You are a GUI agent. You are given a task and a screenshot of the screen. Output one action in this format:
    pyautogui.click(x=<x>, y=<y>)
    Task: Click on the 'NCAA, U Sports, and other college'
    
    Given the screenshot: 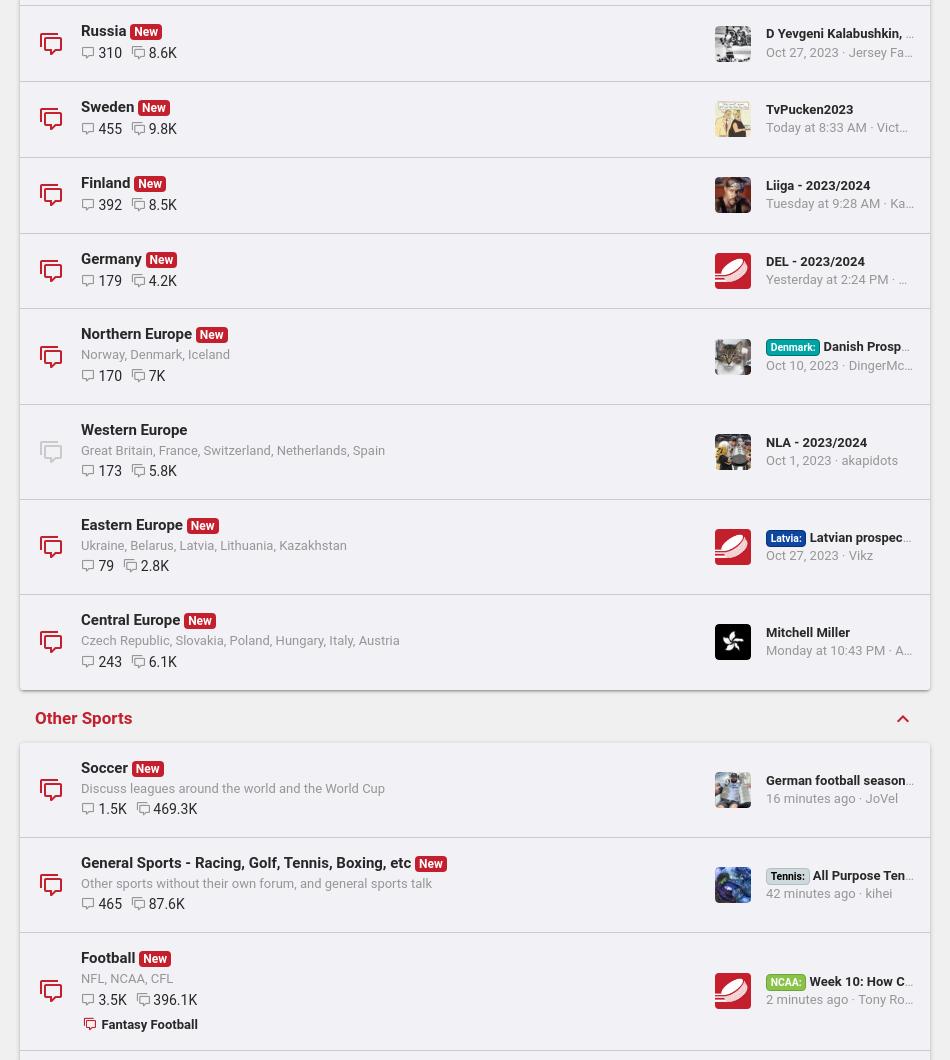 What is the action you would take?
    pyautogui.click(x=195, y=452)
    